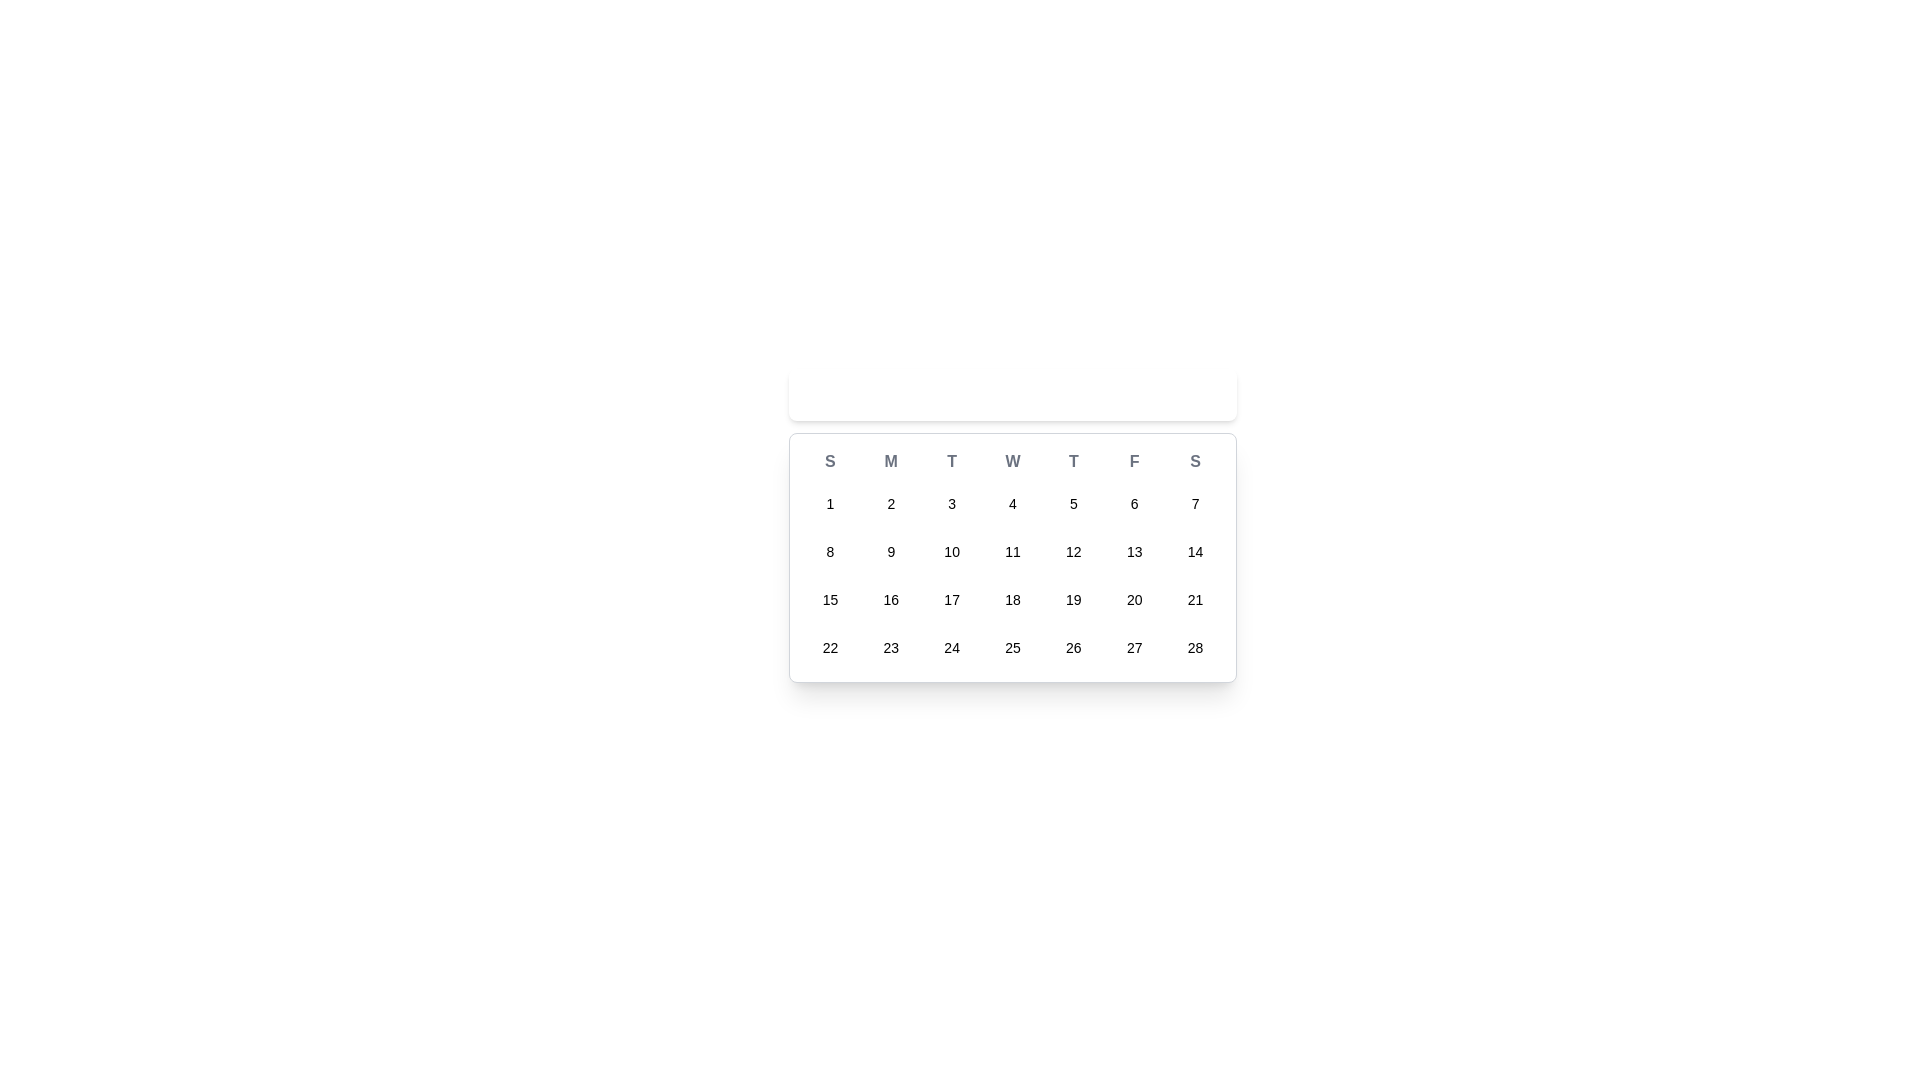 The image size is (1920, 1080). I want to click on the button representing the second day of the month in the calendar grid, located between buttons labeled '1' and '3', so click(890, 503).